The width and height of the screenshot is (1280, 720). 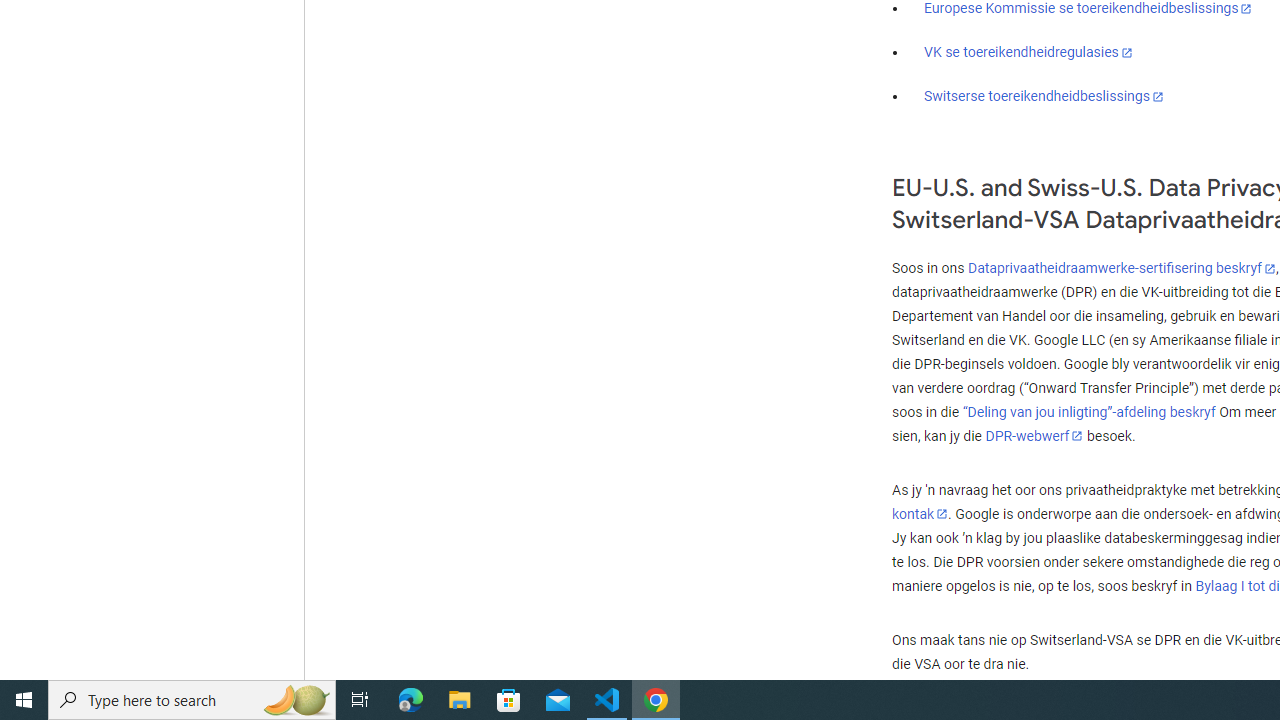 What do you see at coordinates (1034, 434) in the screenshot?
I see `'DPR-webwerf'` at bounding box center [1034, 434].